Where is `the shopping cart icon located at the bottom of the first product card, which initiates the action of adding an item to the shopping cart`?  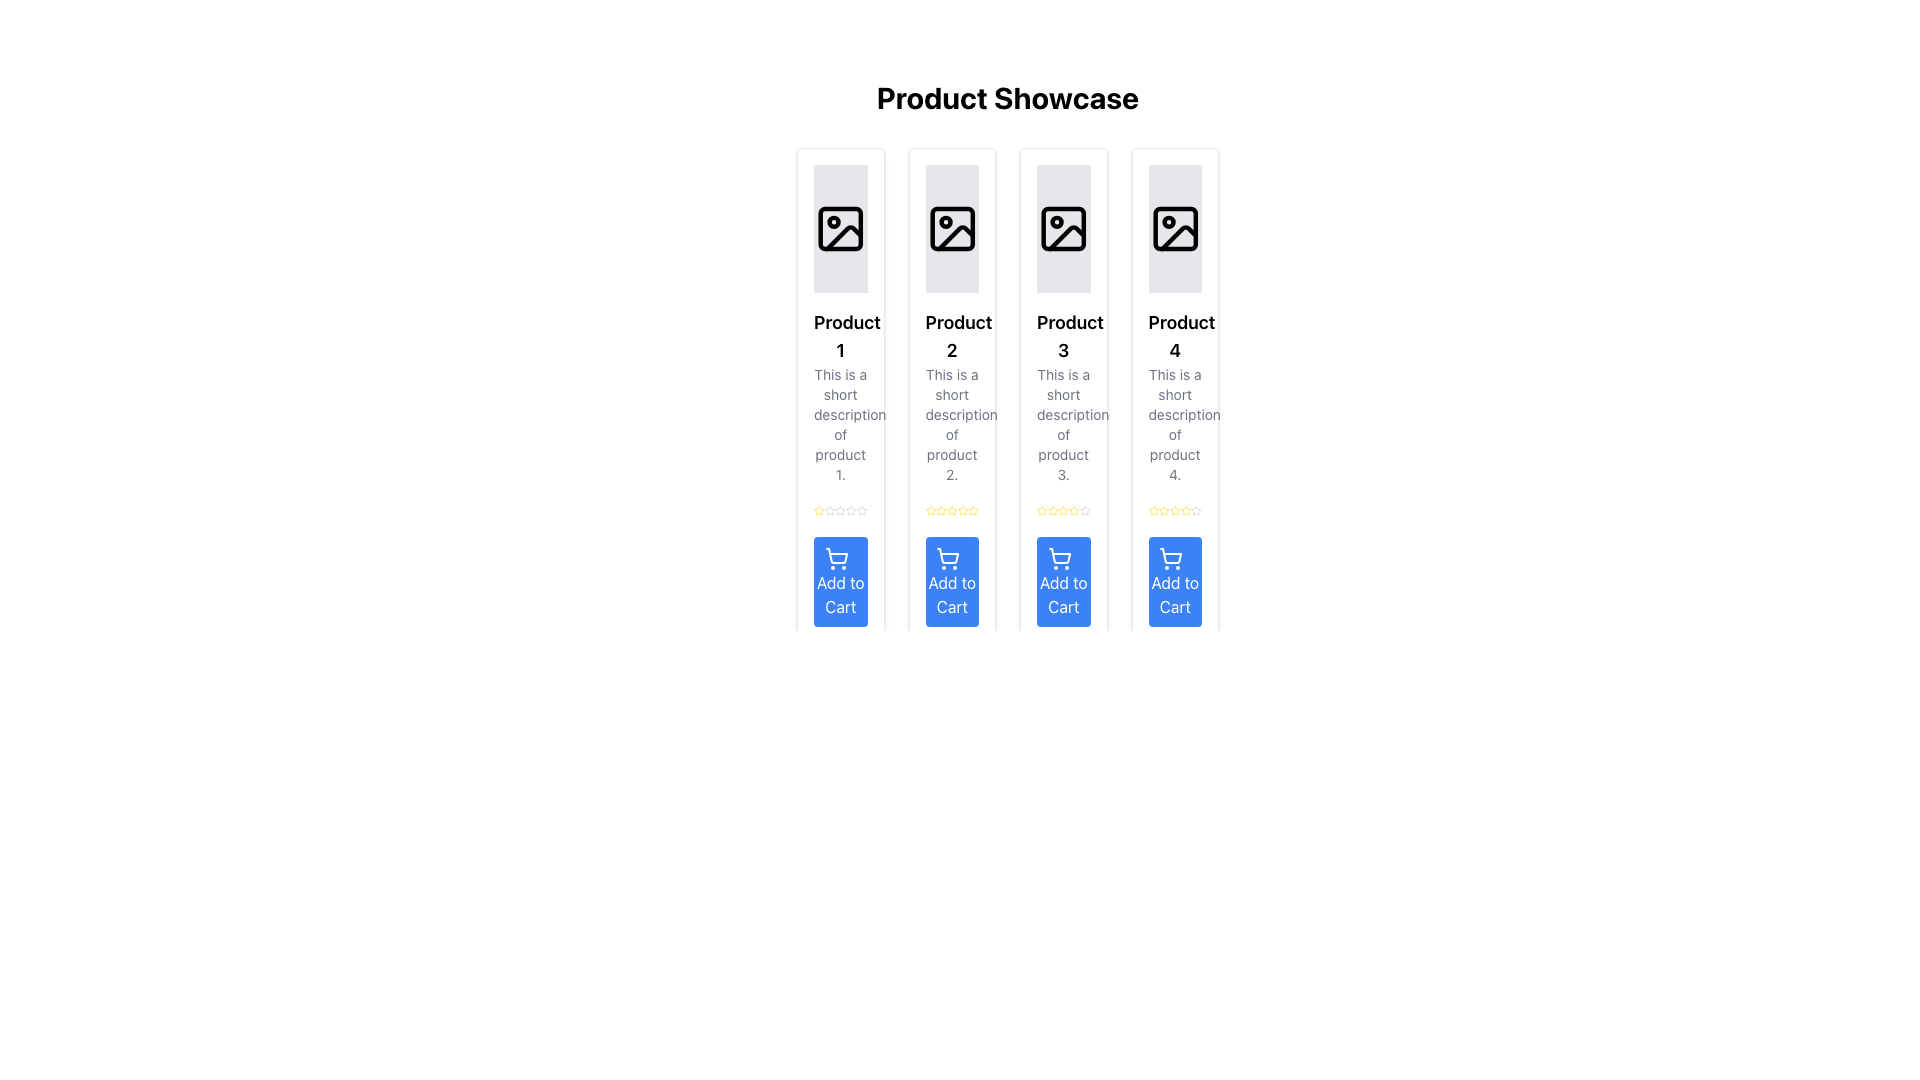
the shopping cart icon located at the bottom of the first product card, which initiates the action of adding an item to the shopping cart is located at coordinates (836, 558).